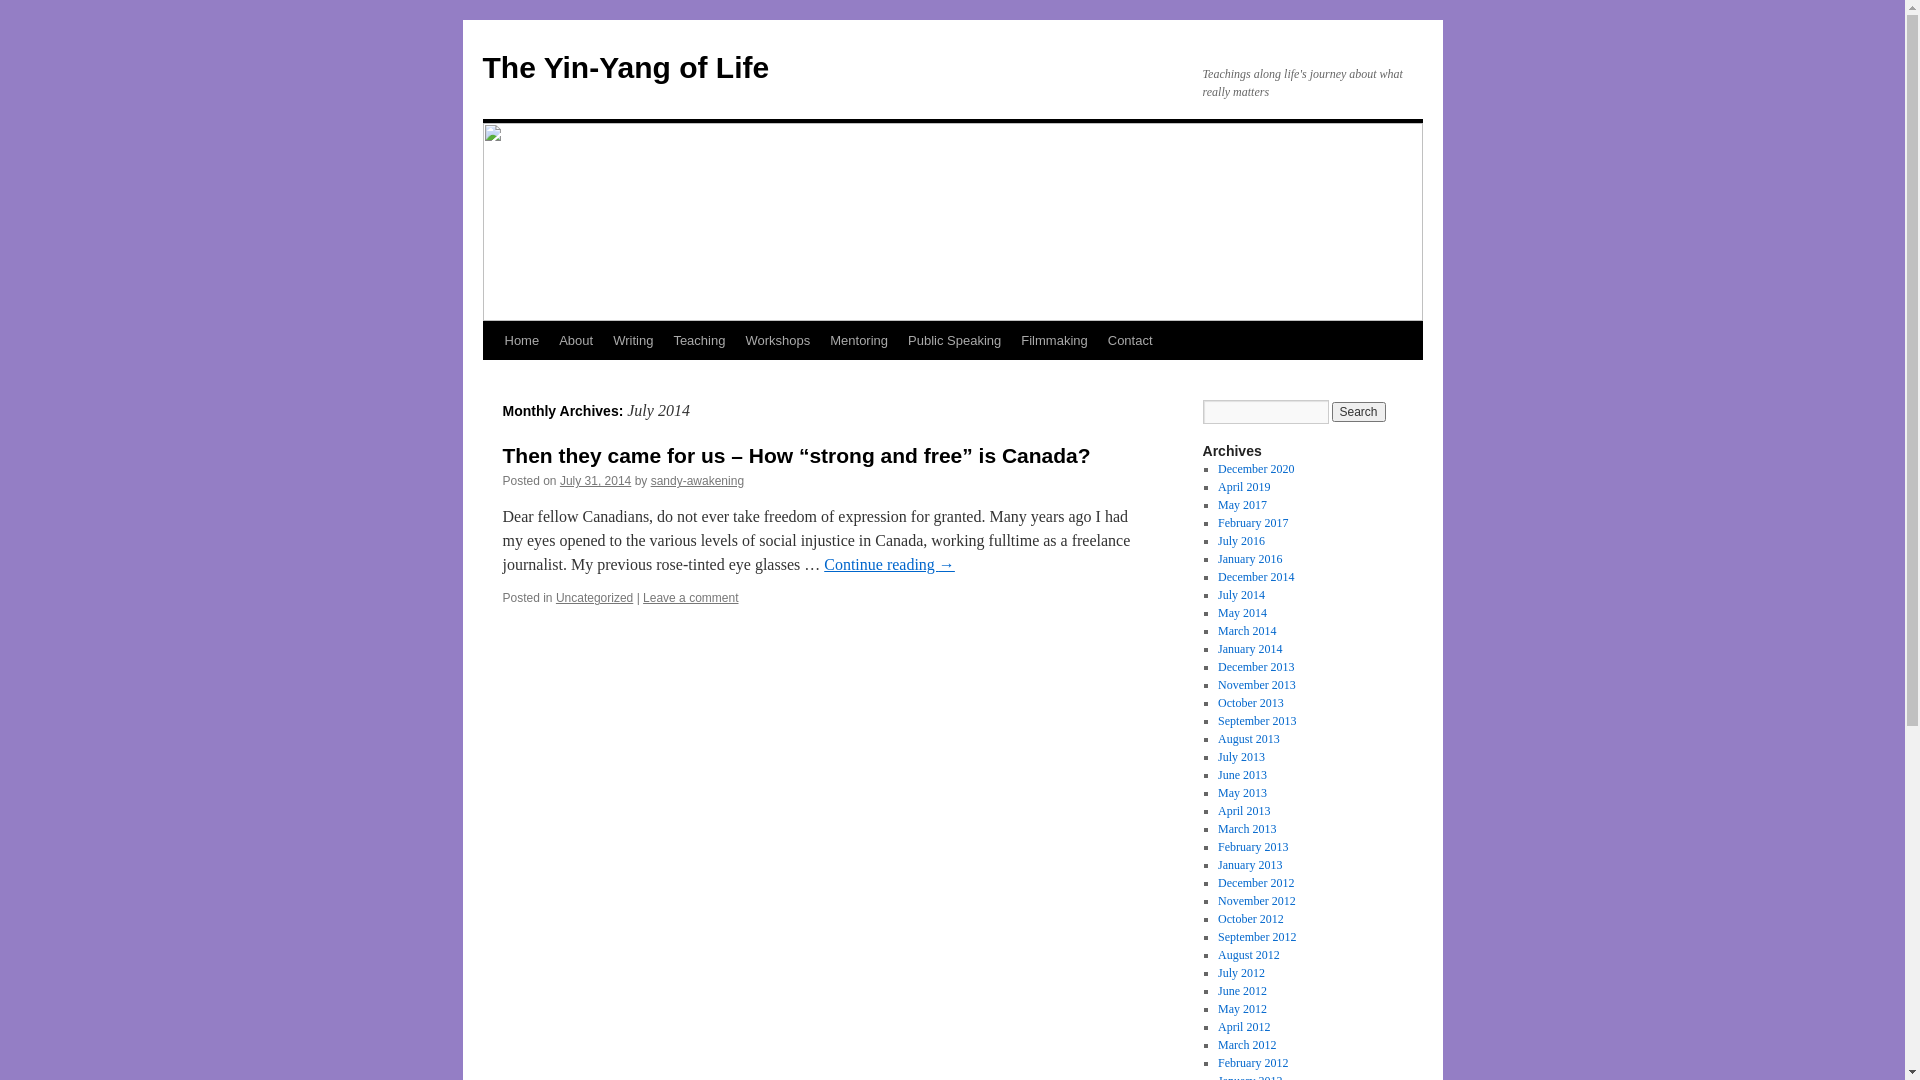 Image resolution: width=1920 pixels, height=1080 pixels. Describe the element at coordinates (699, 339) in the screenshot. I see `'Teaching'` at that location.